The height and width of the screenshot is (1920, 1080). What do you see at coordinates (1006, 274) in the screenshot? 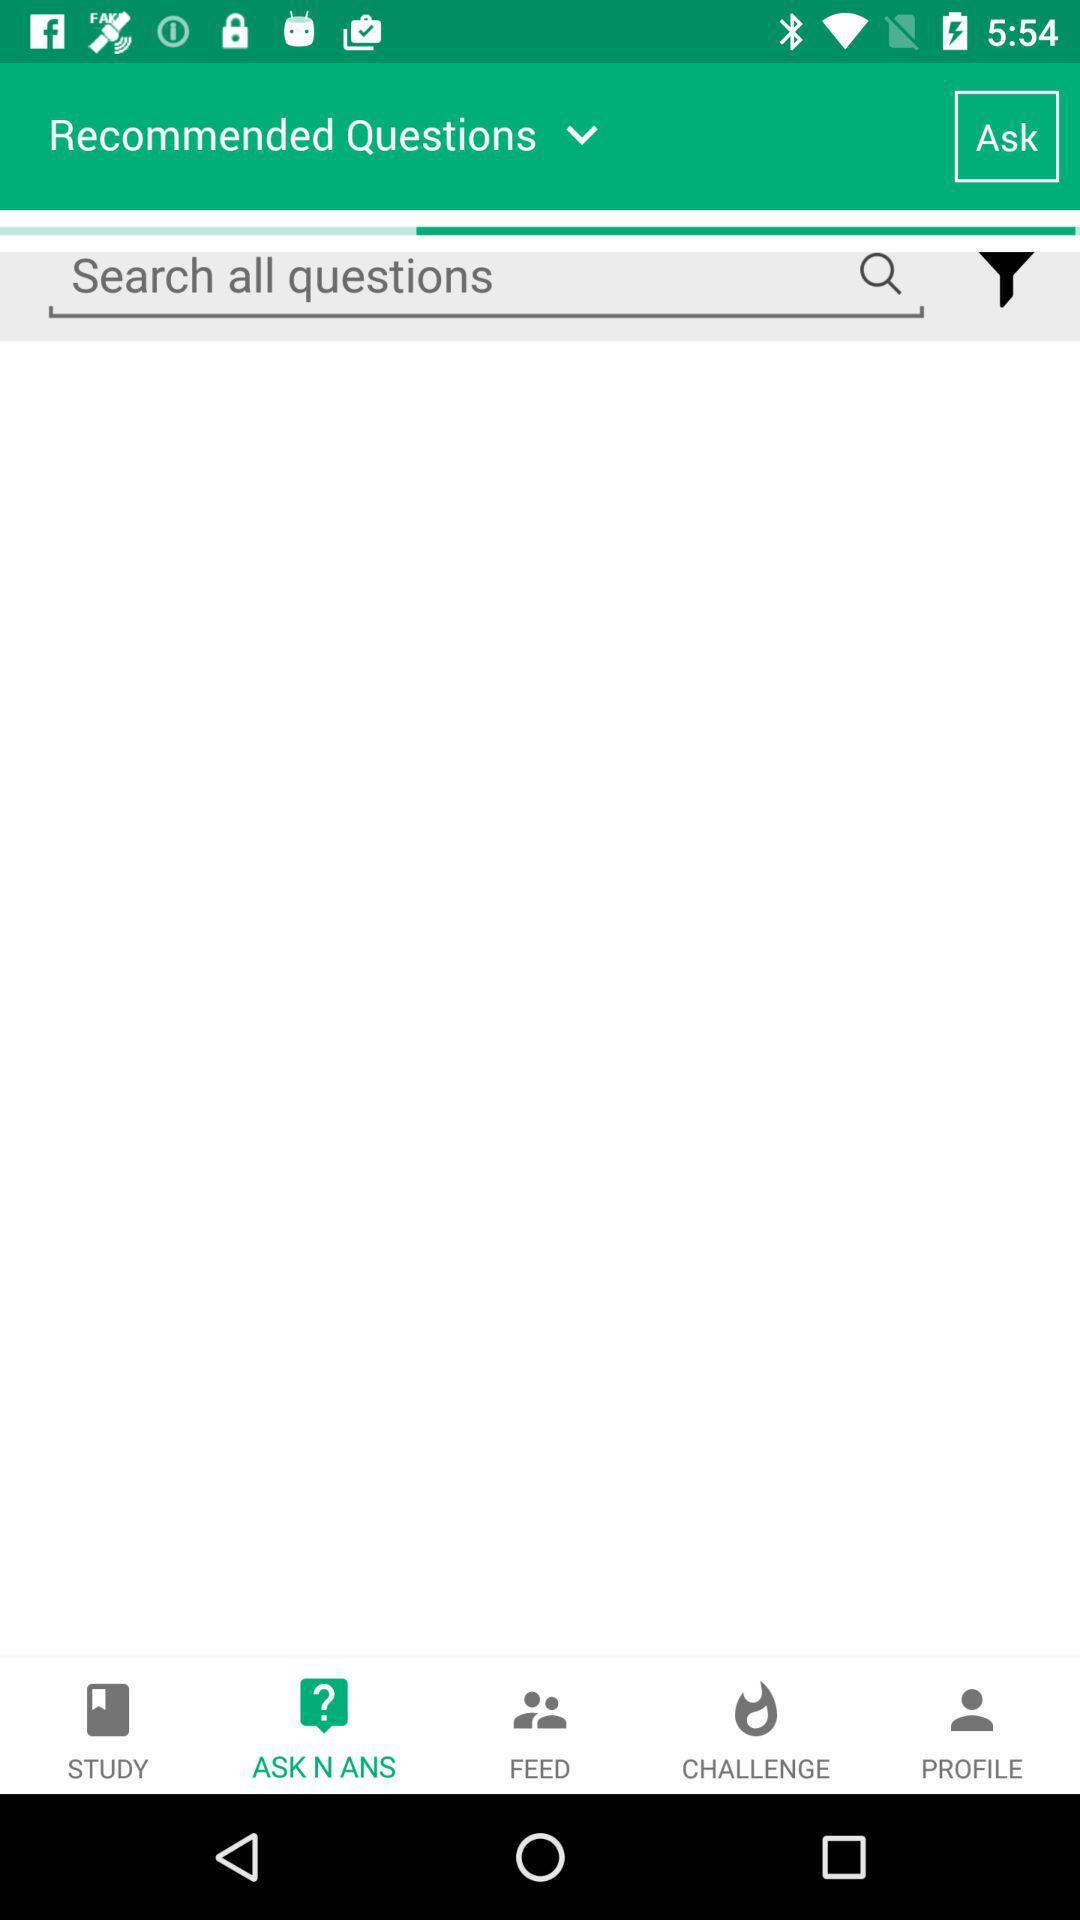
I see `filter option` at bounding box center [1006, 274].